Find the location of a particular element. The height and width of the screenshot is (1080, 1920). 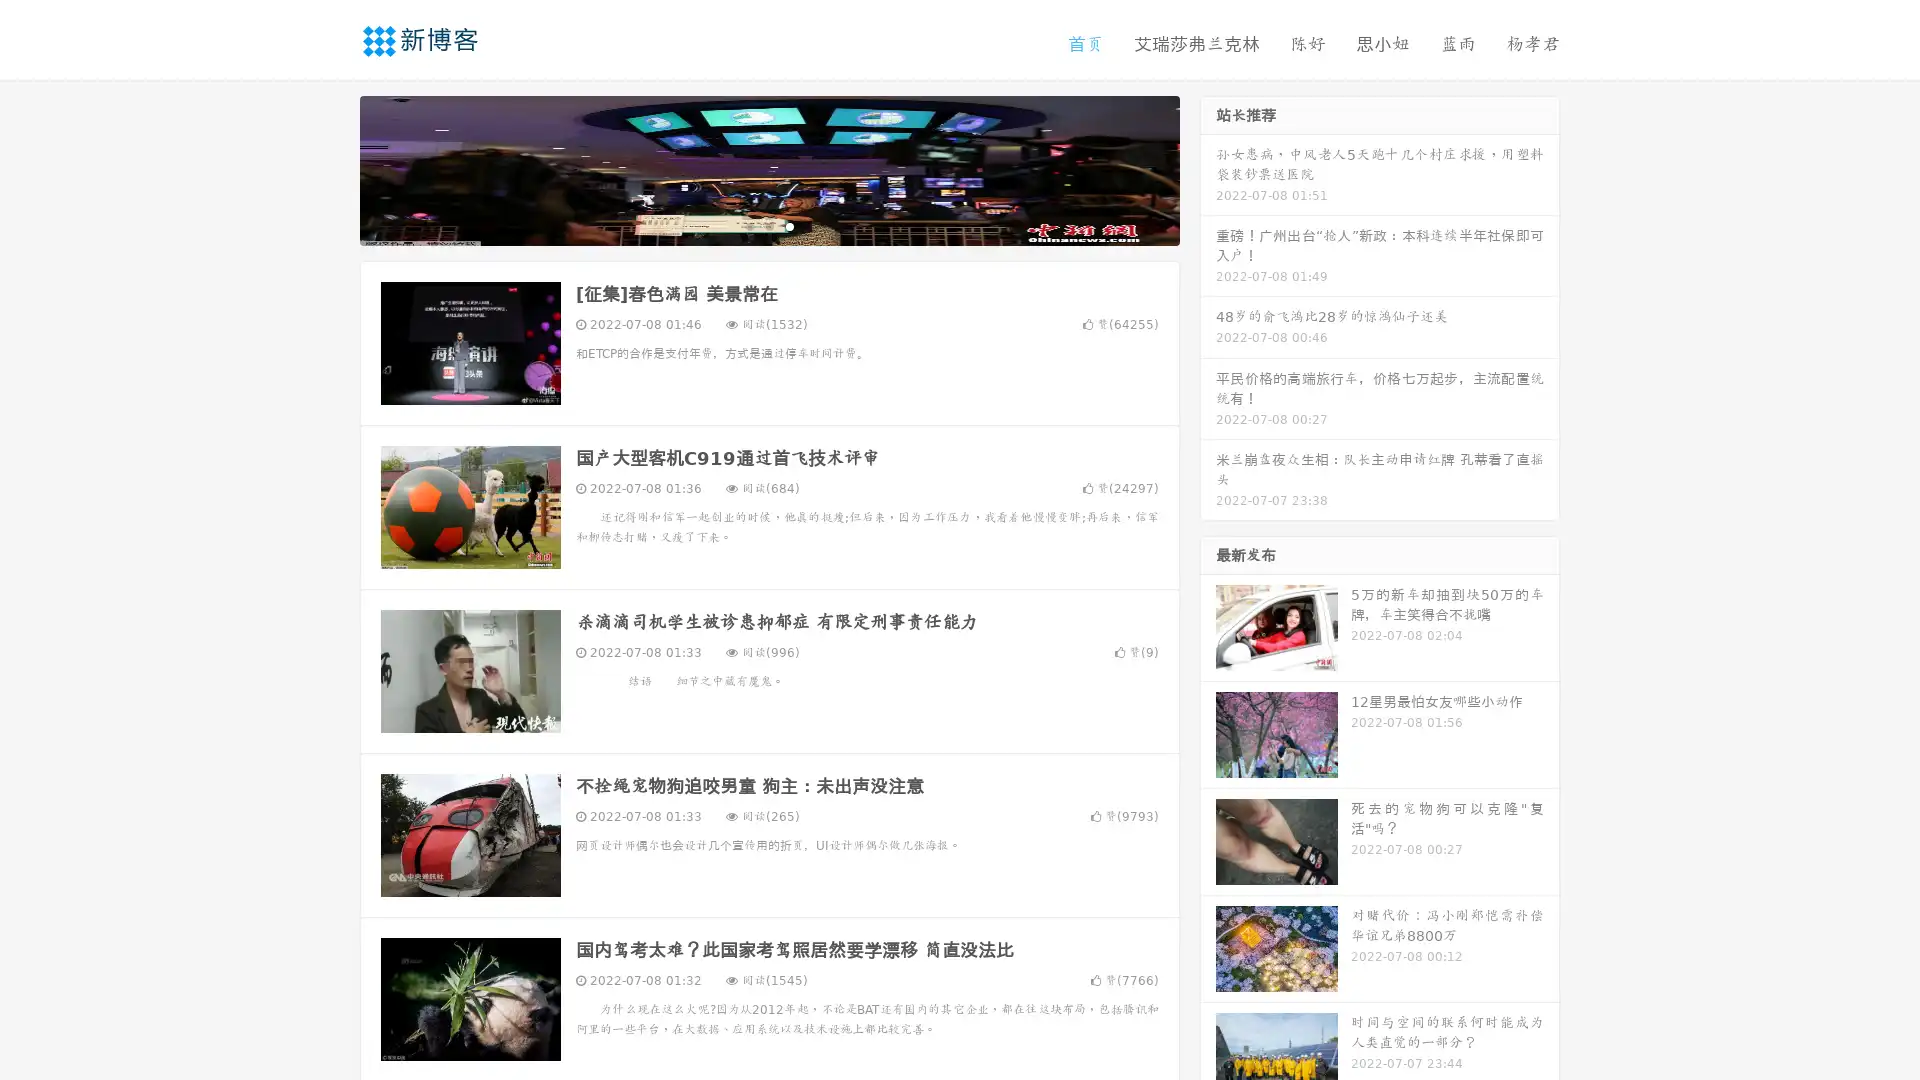

Go to slide 3 is located at coordinates (789, 225).